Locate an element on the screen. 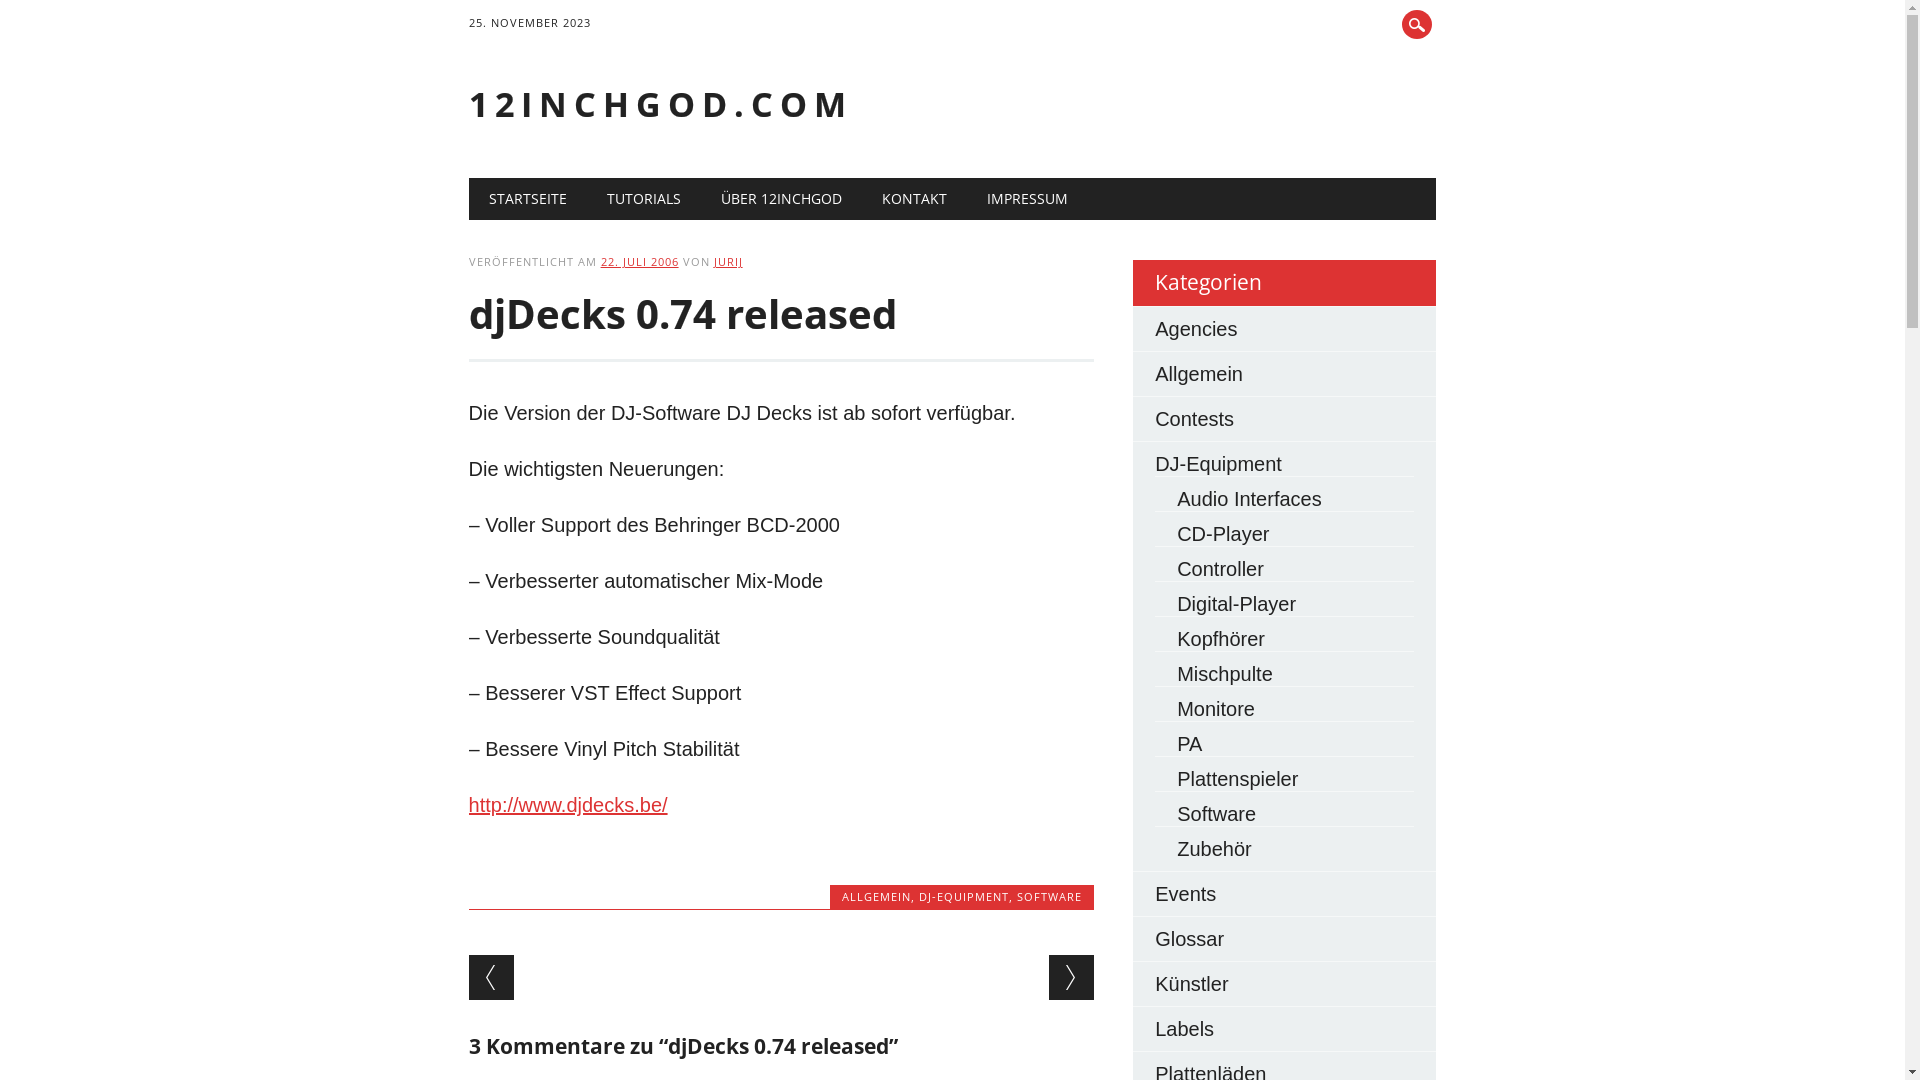  'SOFTWARE' is located at coordinates (1048, 895).